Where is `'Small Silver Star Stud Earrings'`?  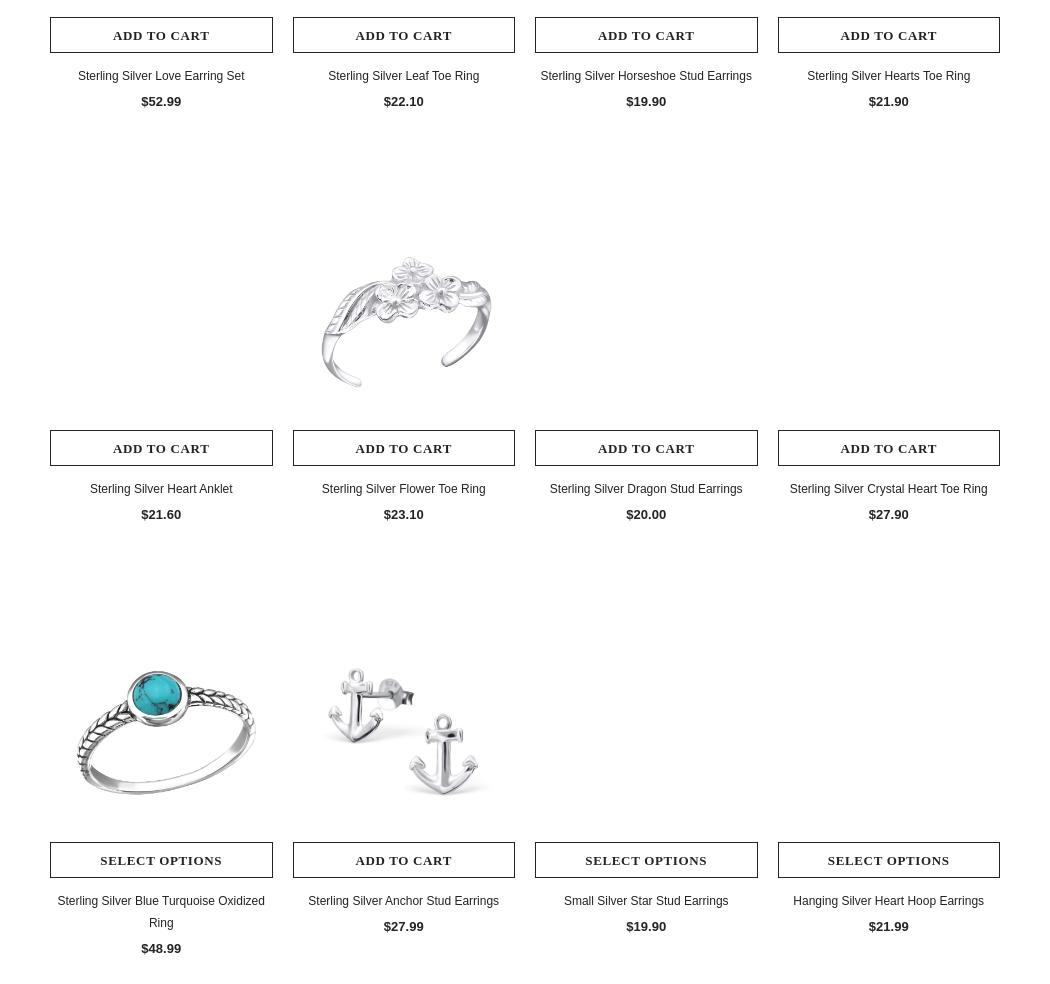 'Small Silver Star Stud Earrings' is located at coordinates (644, 899).